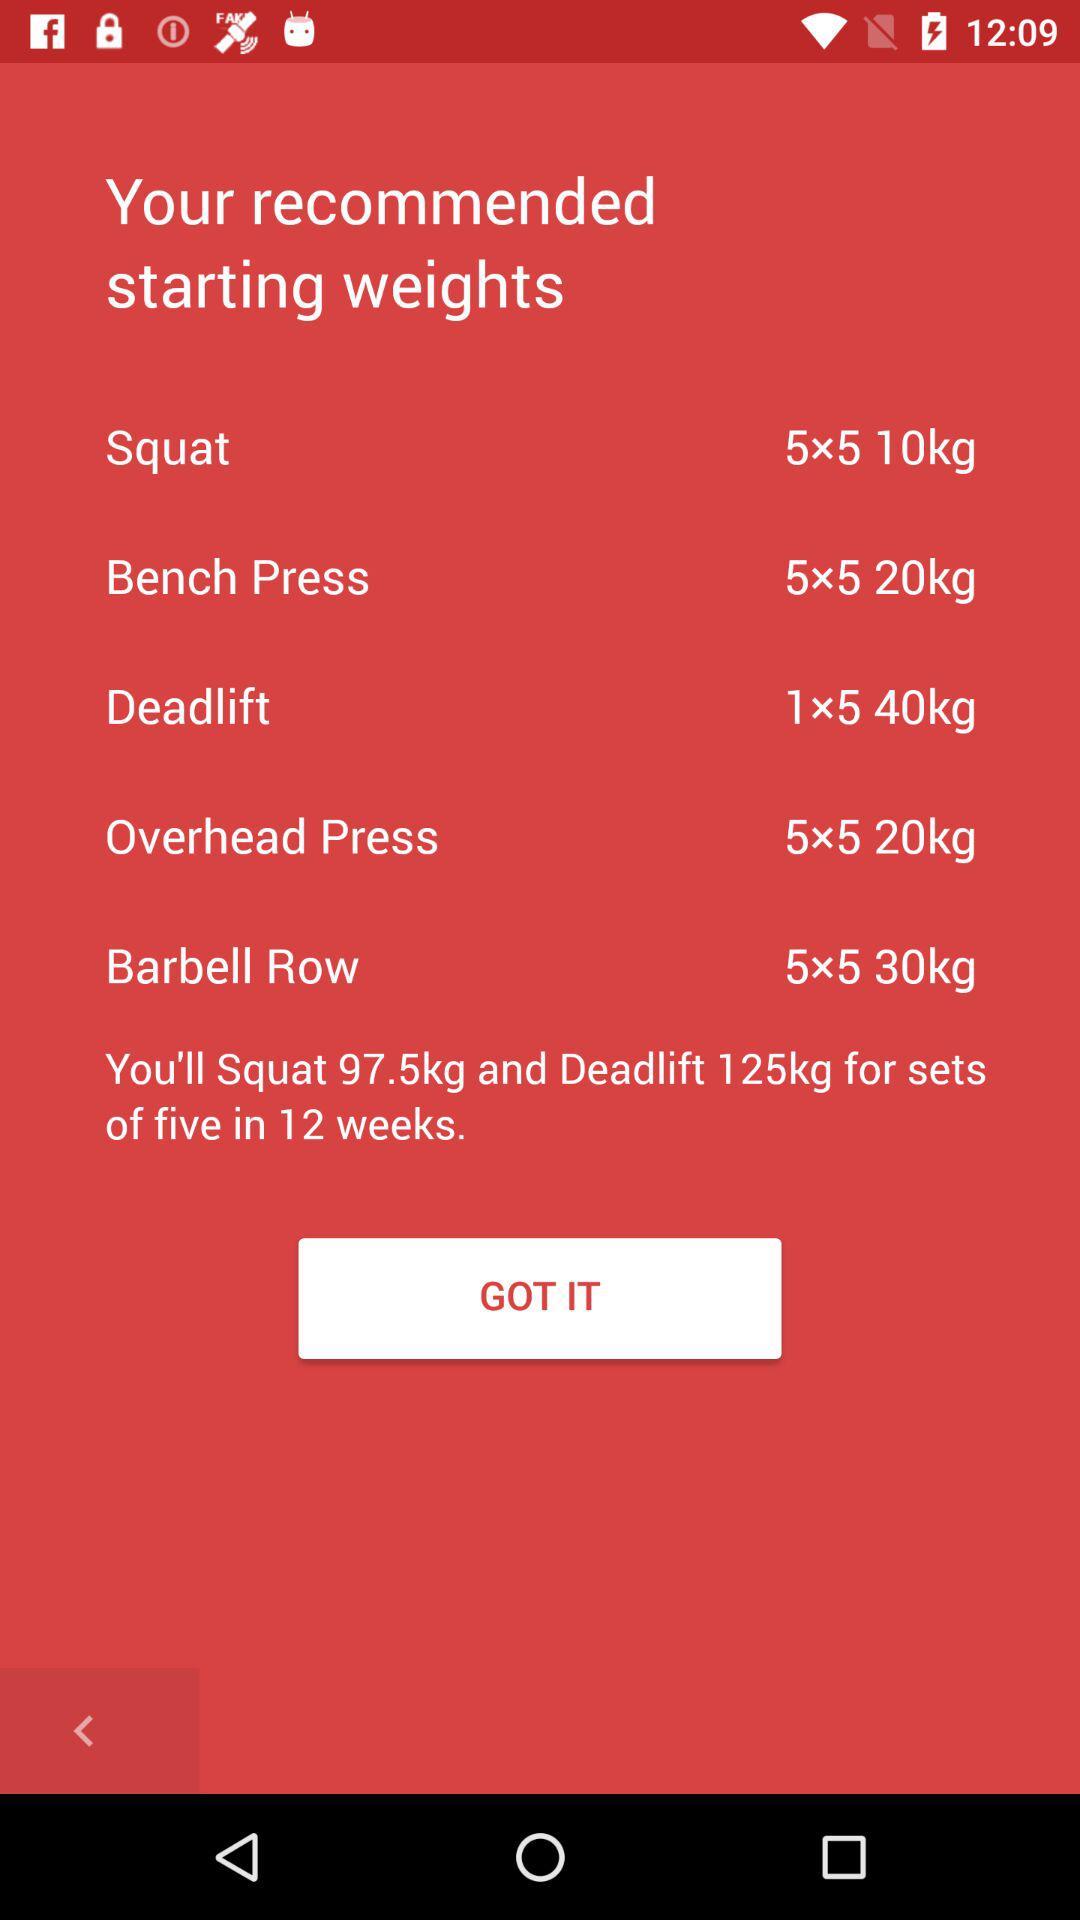 Image resolution: width=1080 pixels, height=1920 pixels. Describe the element at coordinates (99, 1730) in the screenshot. I see `goes back` at that location.